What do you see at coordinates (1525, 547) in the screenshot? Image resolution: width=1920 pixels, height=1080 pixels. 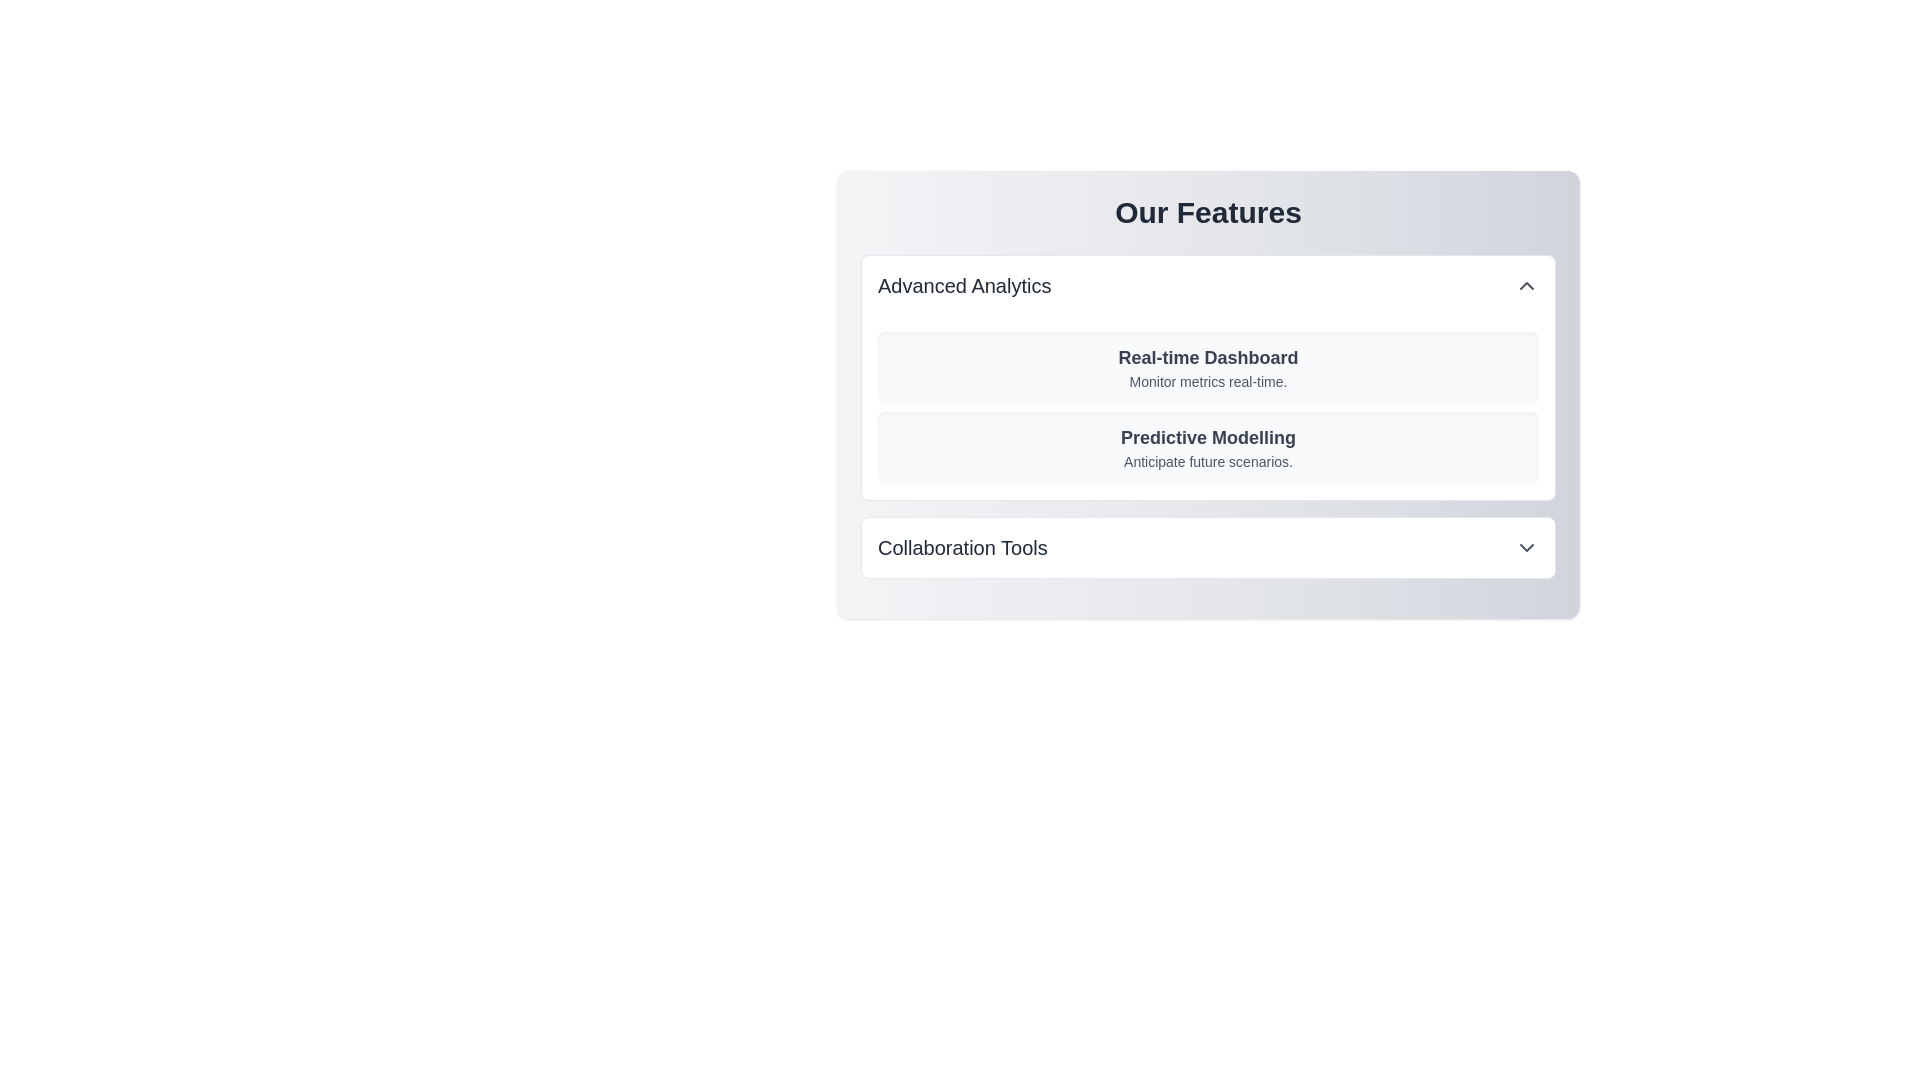 I see `the downward-facing chevron arrow dropdown toggle button located in the far-right section of the 'Collaboration Tools' row` at bounding box center [1525, 547].